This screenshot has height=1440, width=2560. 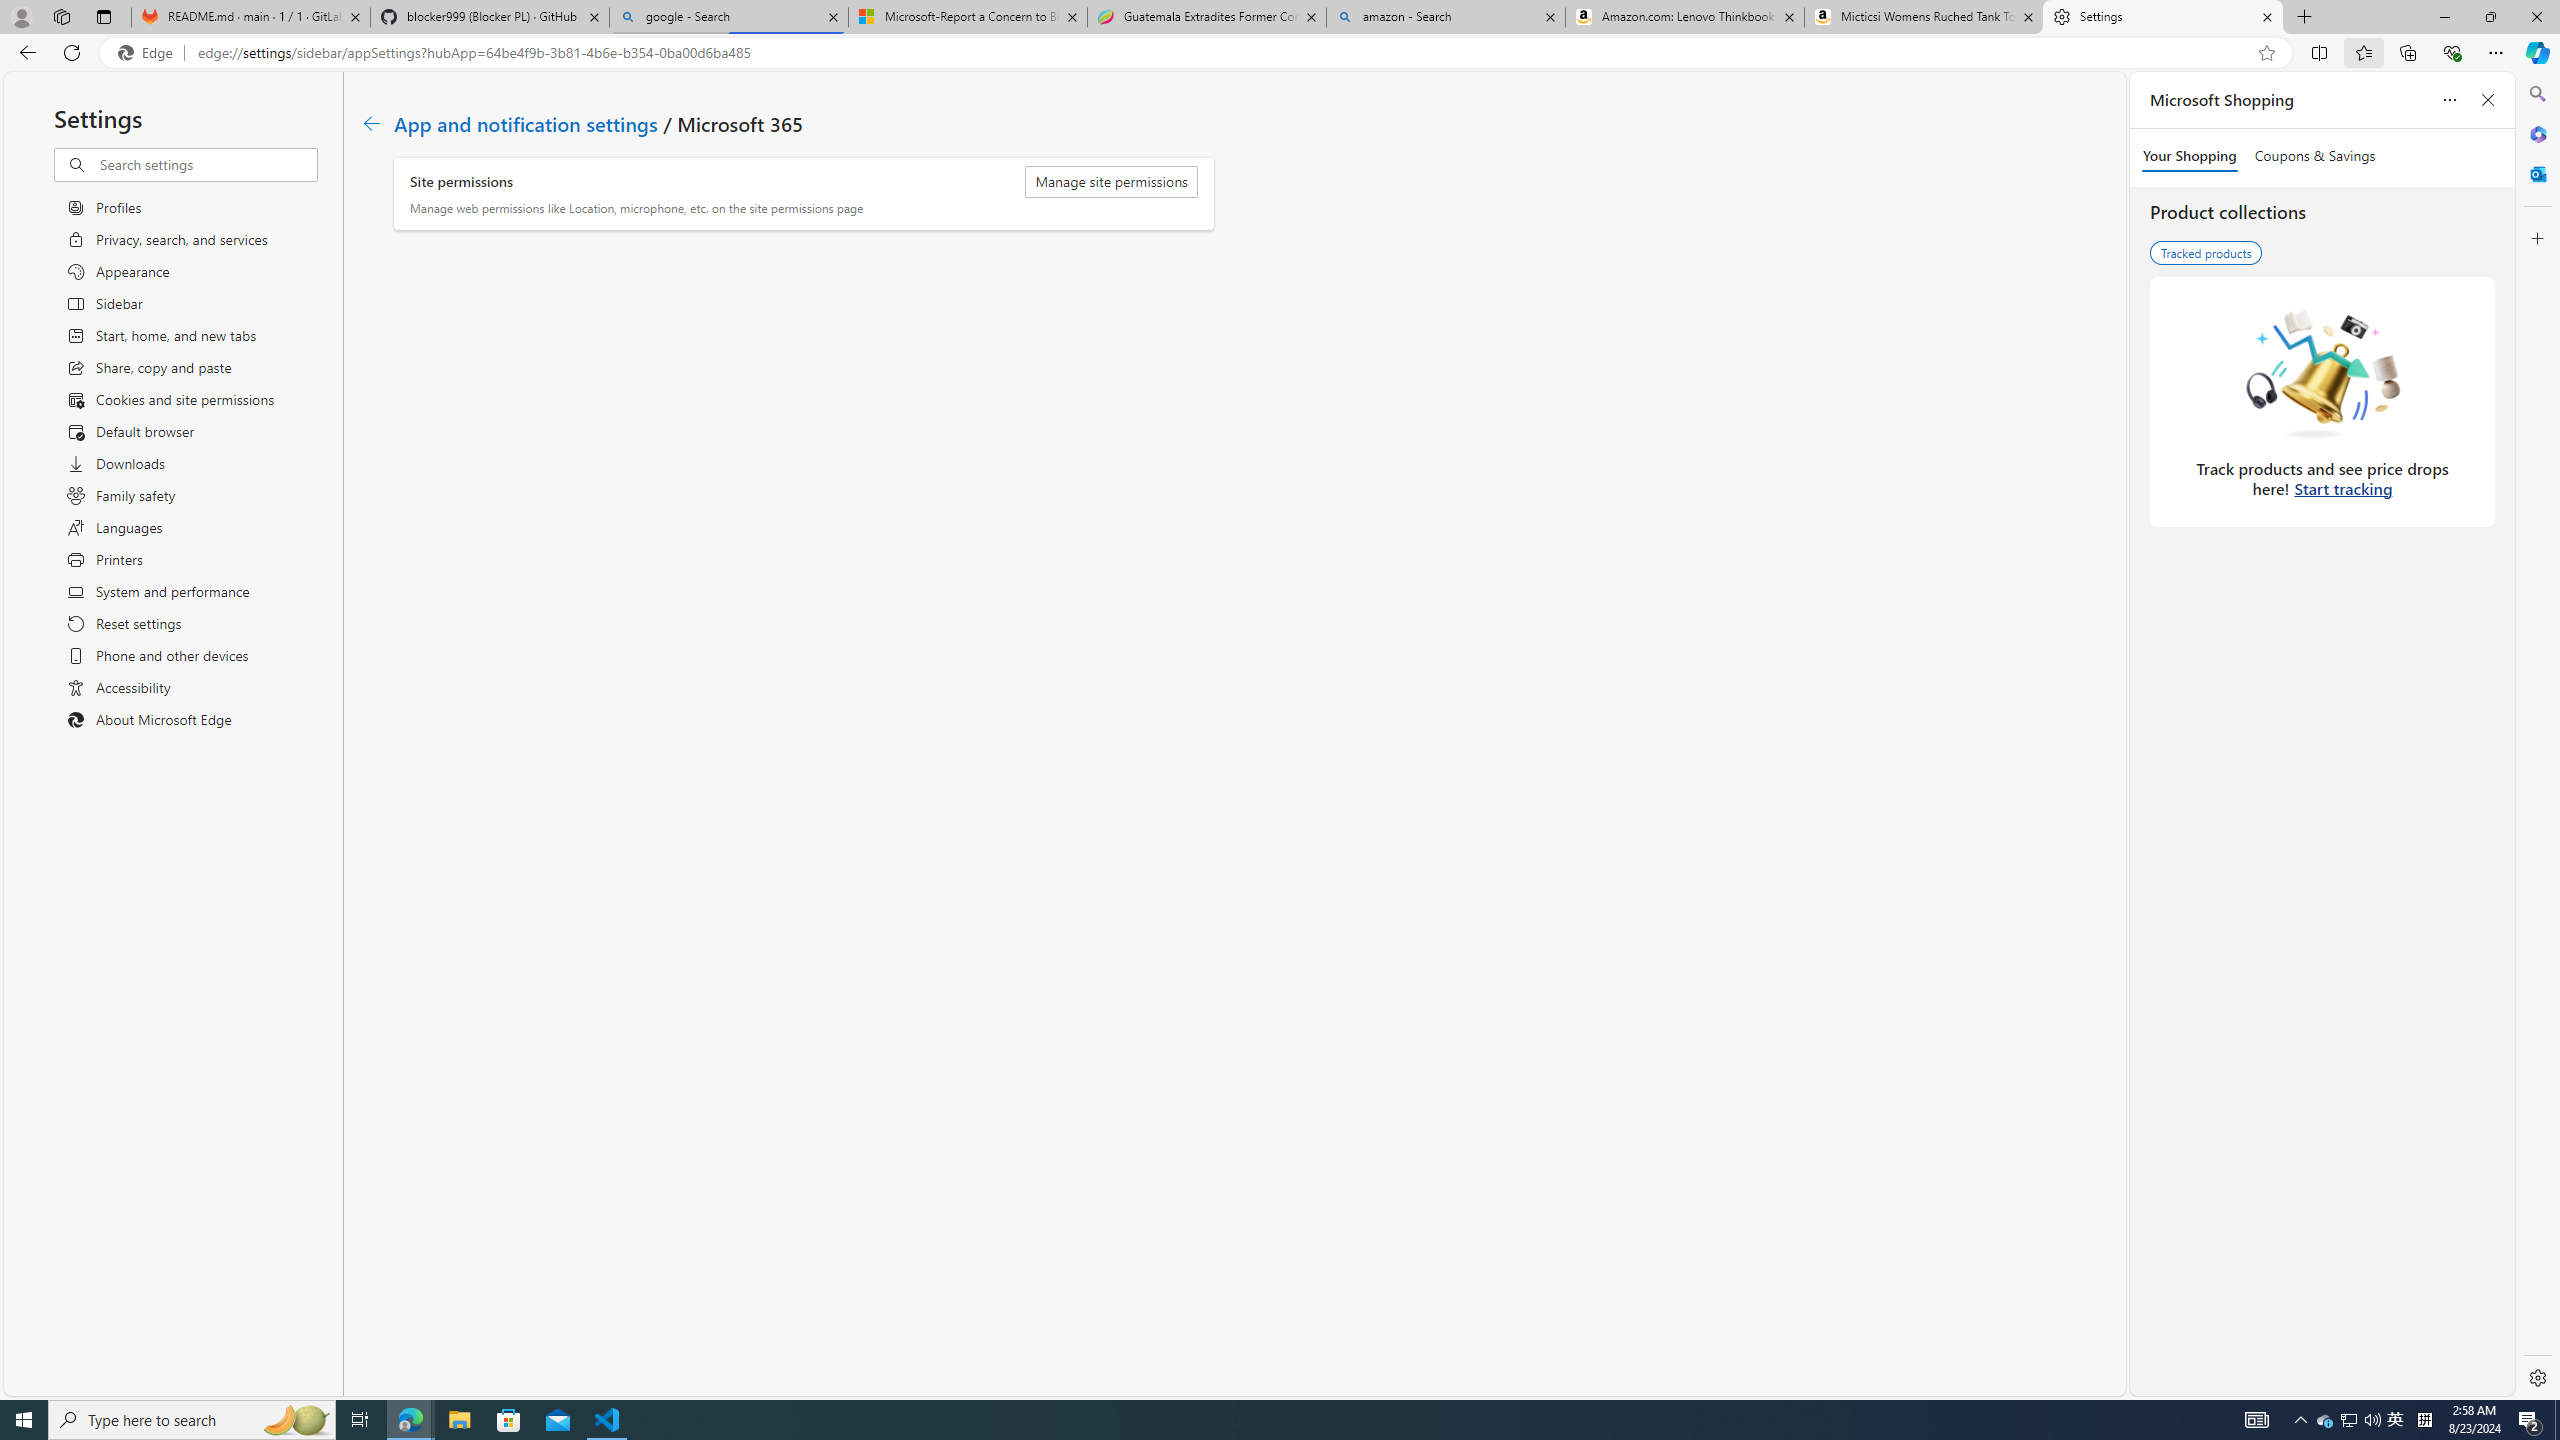 What do you see at coordinates (966, 16) in the screenshot?
I see `'Microsoft-Report a Concern to Bing'` at bounding box center [966, 16].